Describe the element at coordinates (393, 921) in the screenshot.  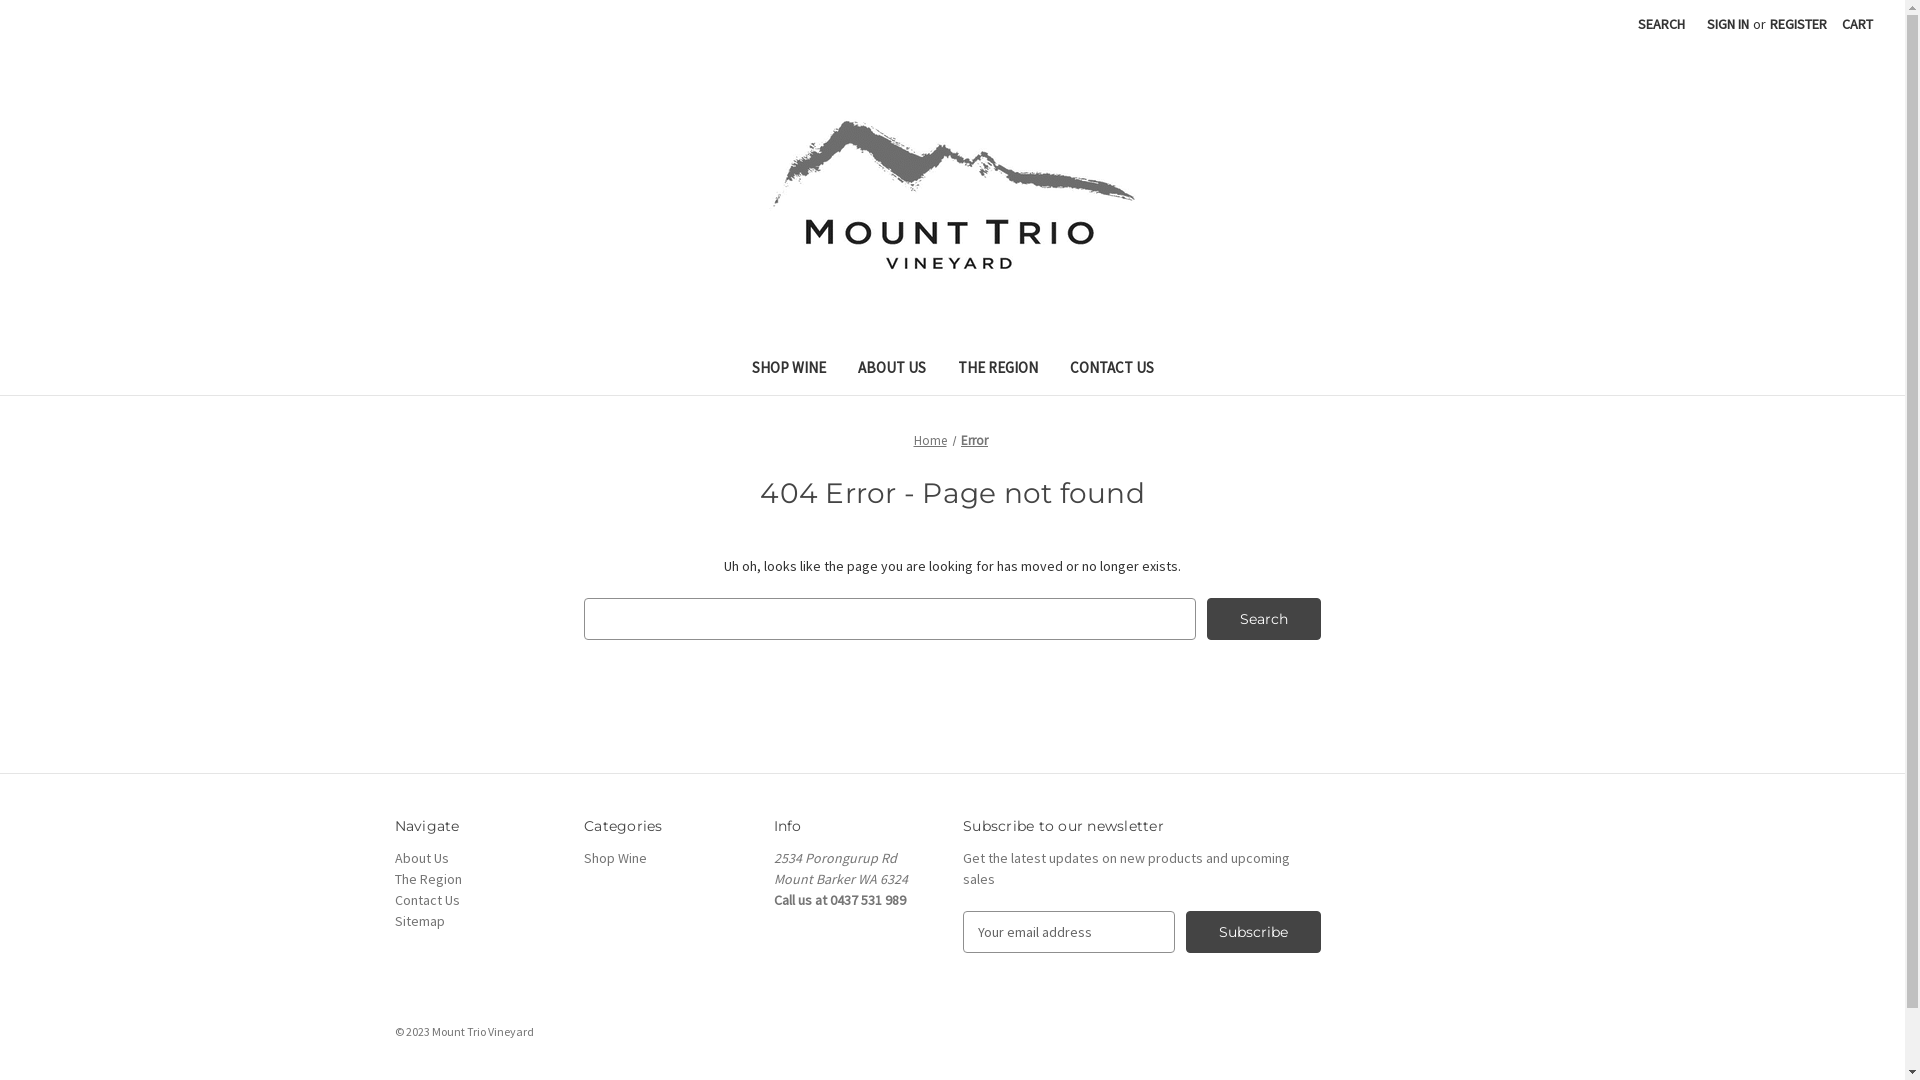
I see `'Sitemap'` at that location.